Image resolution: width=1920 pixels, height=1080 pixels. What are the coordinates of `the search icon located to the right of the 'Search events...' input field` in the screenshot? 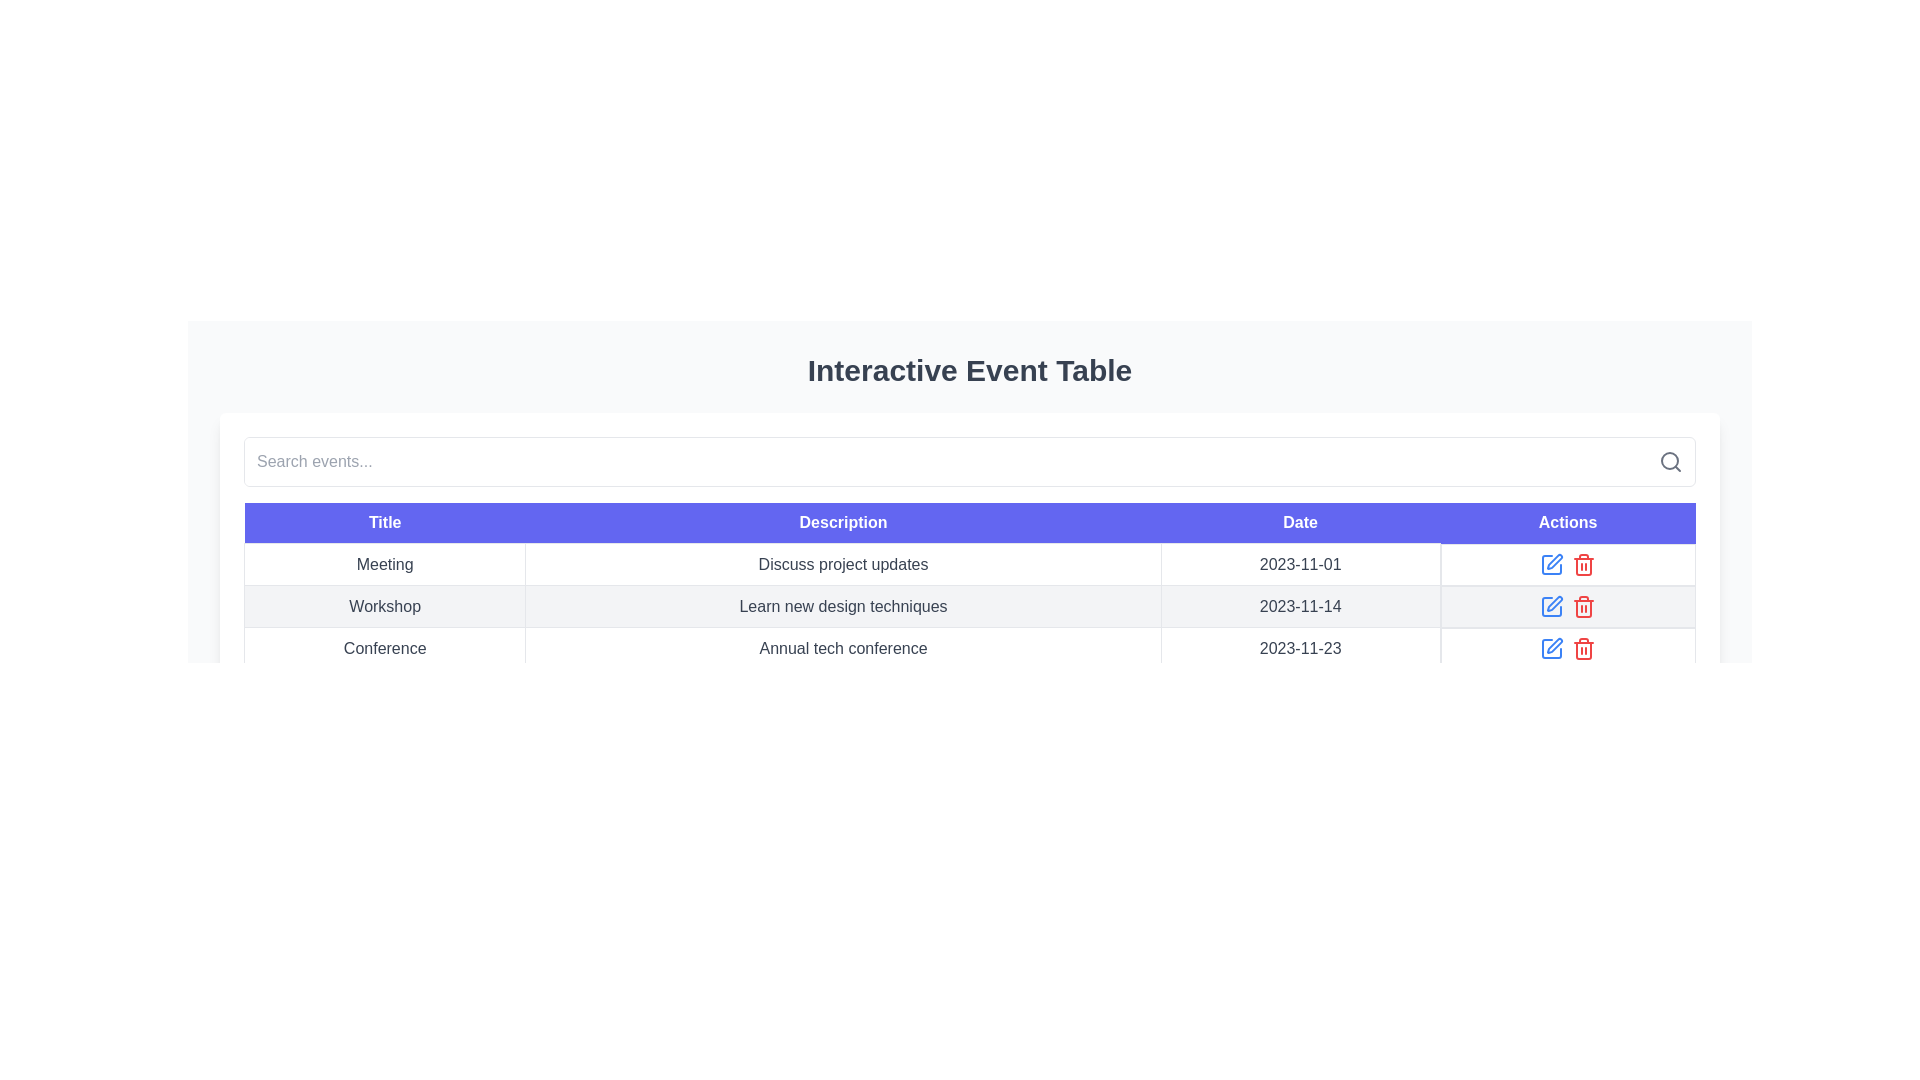 It's located at (1670, 462).